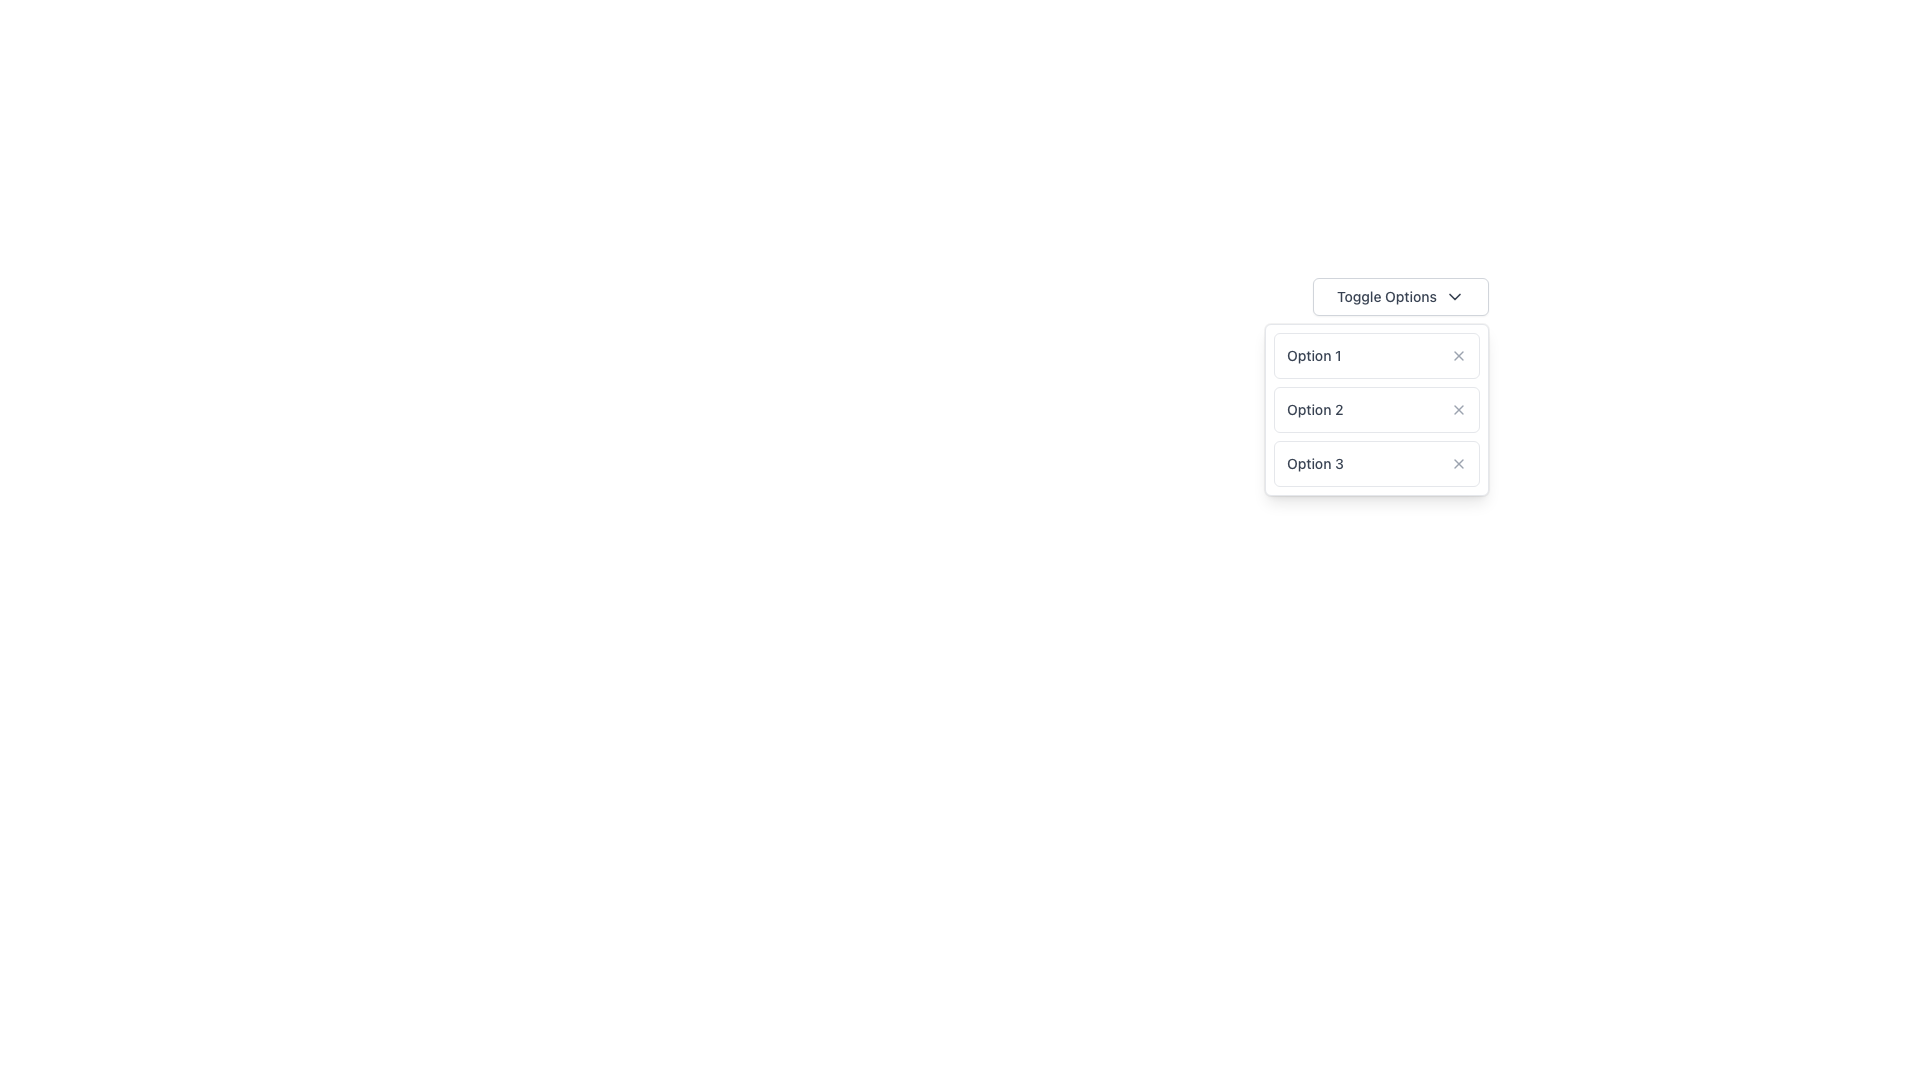  What do you see at coordinates (1454, 297) in the screenshot?
I see `the small downward-pointing chevron icon next to the 'Toggle Options' label` at bounding box center [1454, 297].